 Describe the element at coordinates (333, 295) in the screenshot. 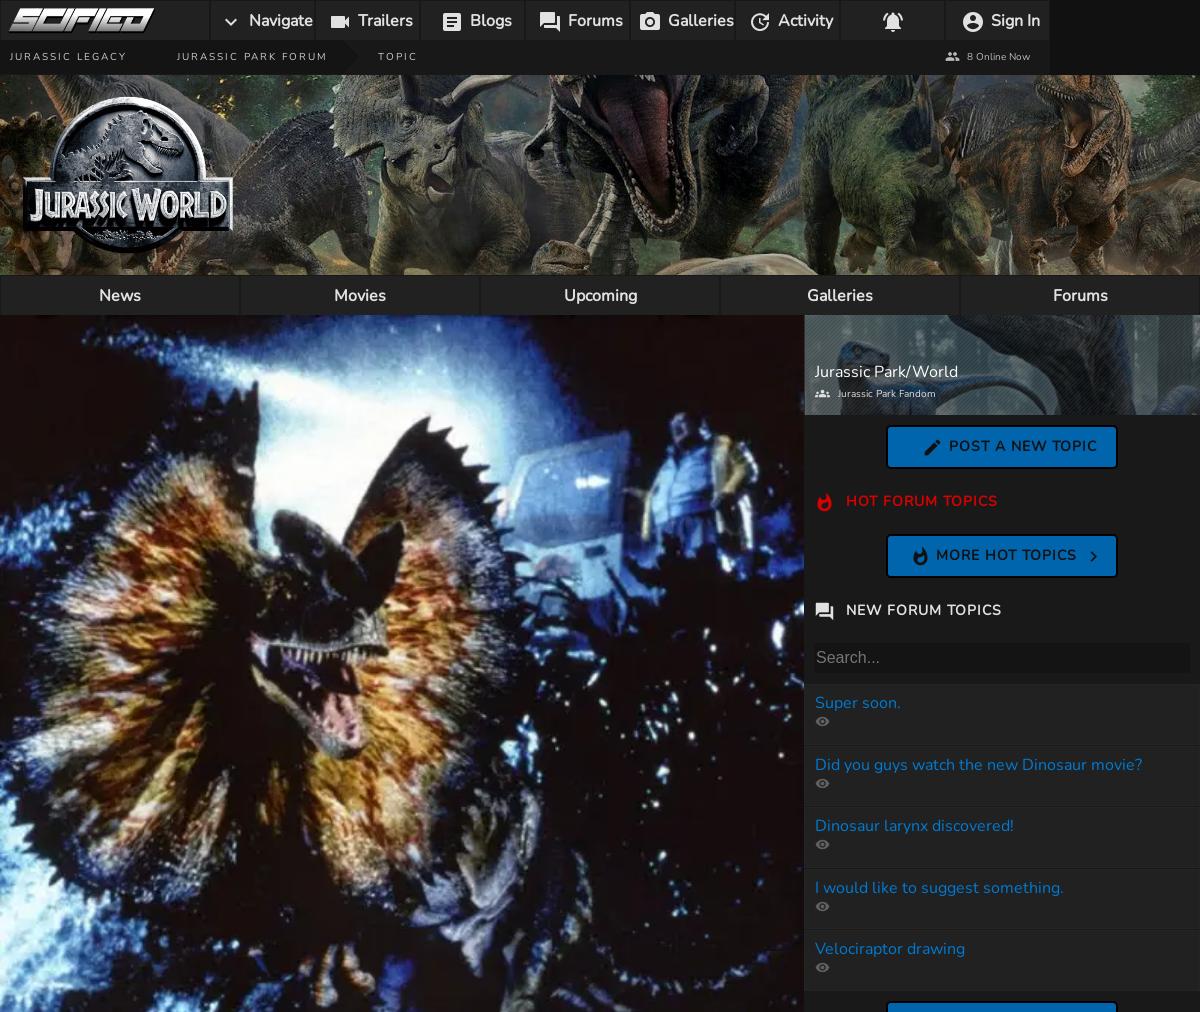

I see `'Movies'` at that location.